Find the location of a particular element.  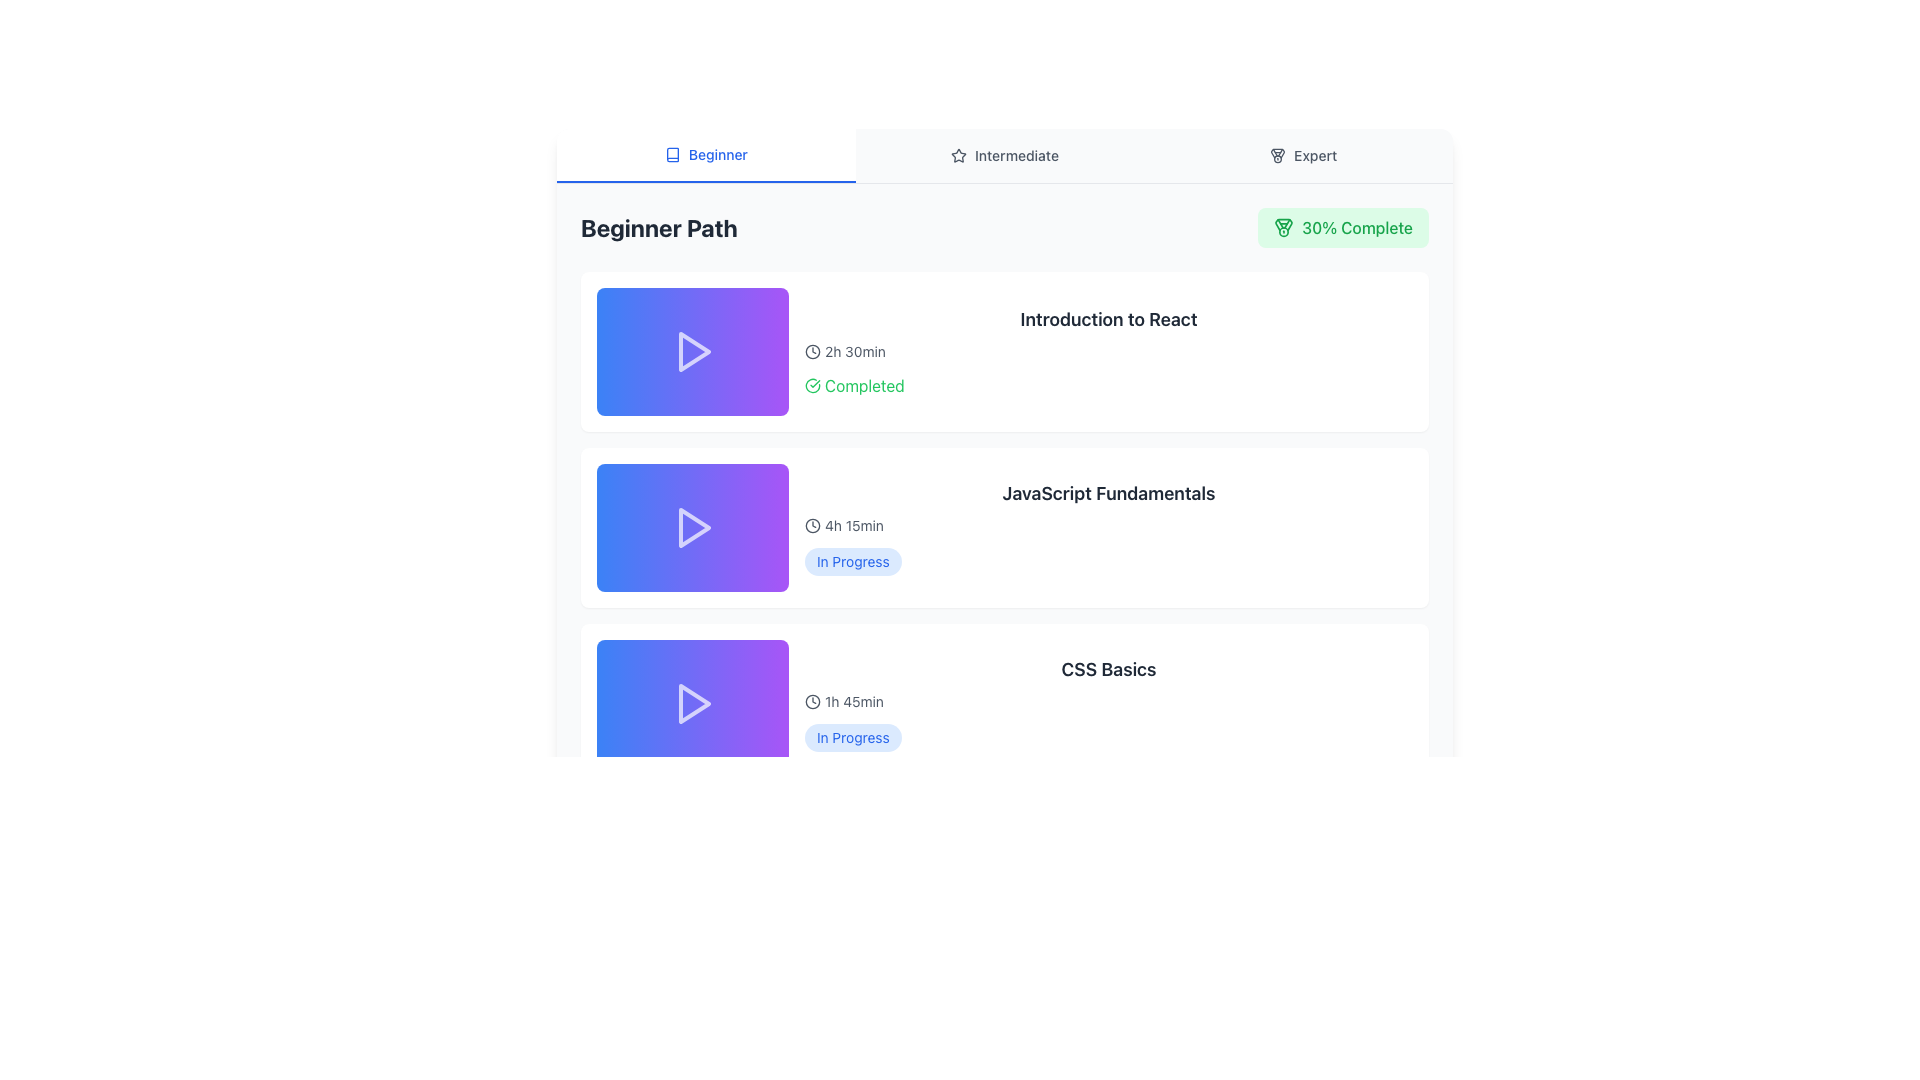

the 'Intermediate' section of the navigation menu is located at coordinates (1004, 154).